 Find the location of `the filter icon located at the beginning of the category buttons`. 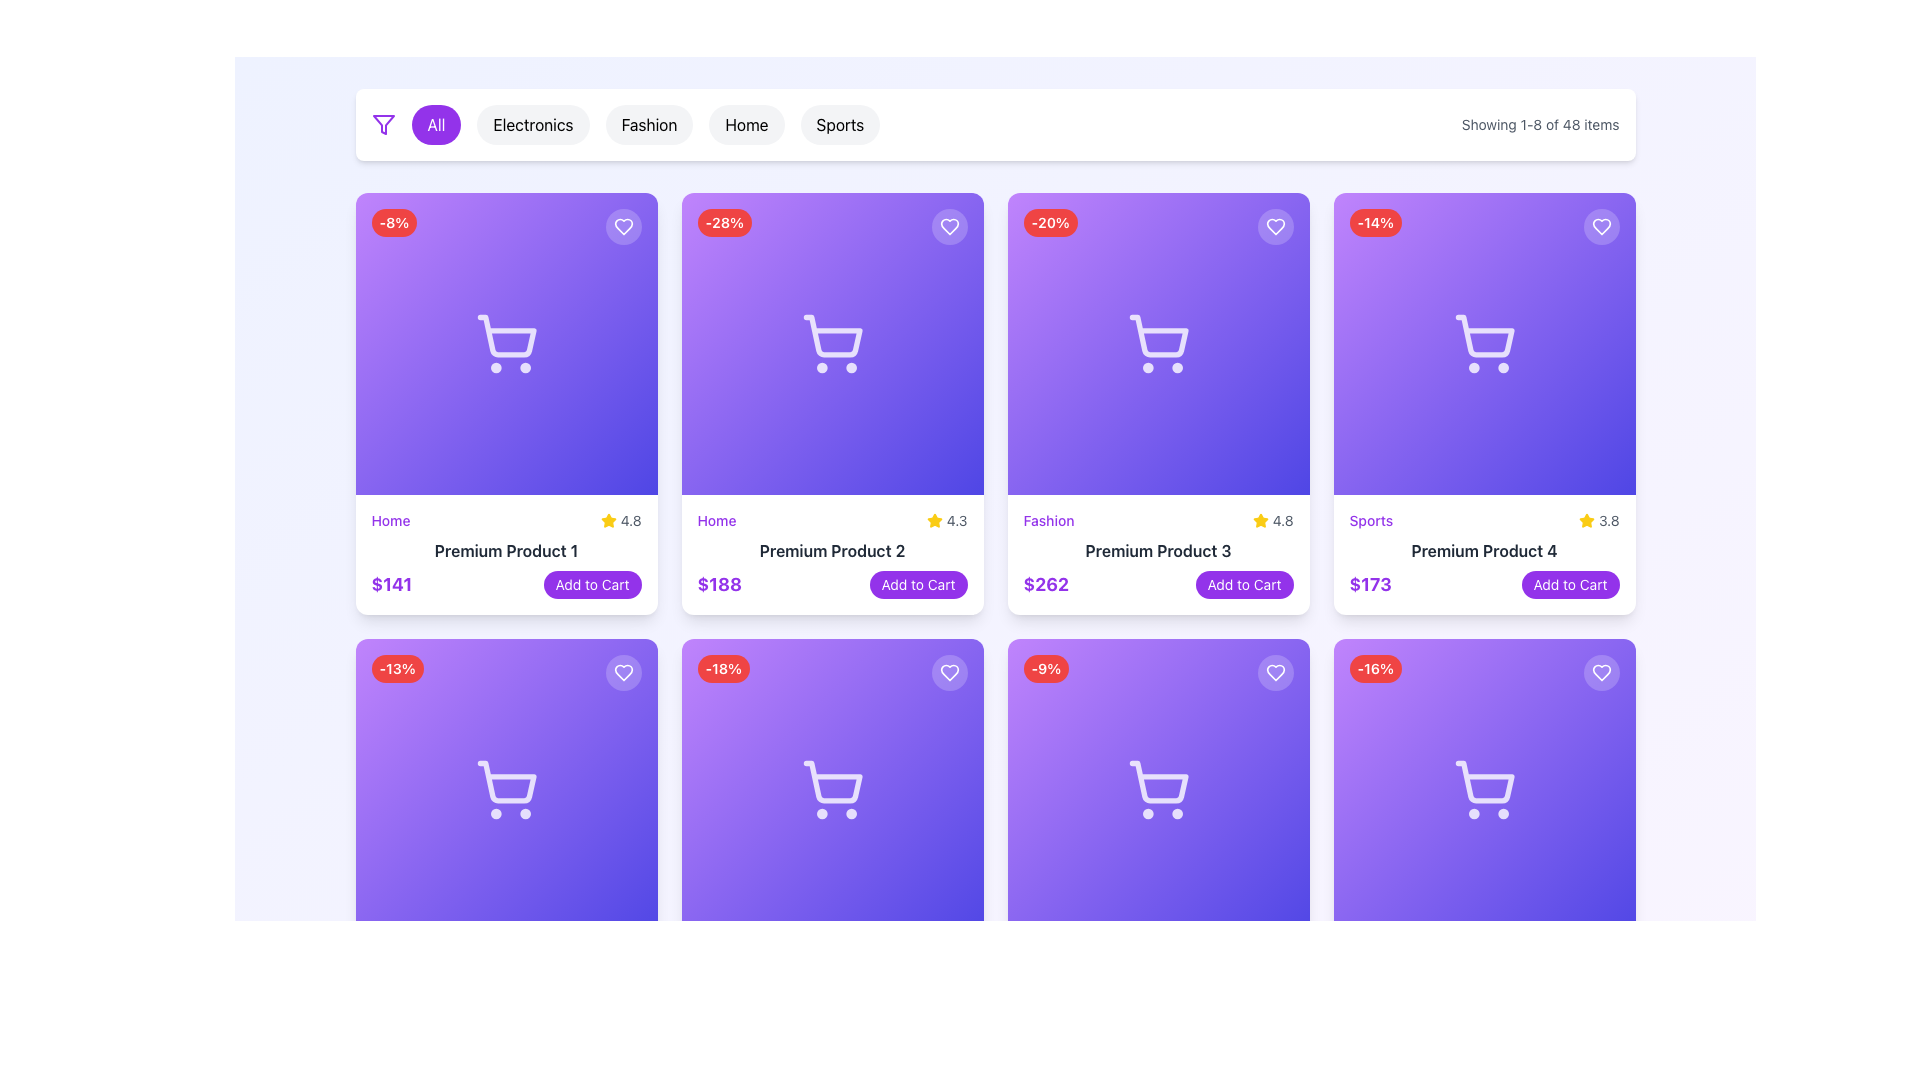

the filter icon located at the beginning of the category buttons is located at coordinates (383, 124).